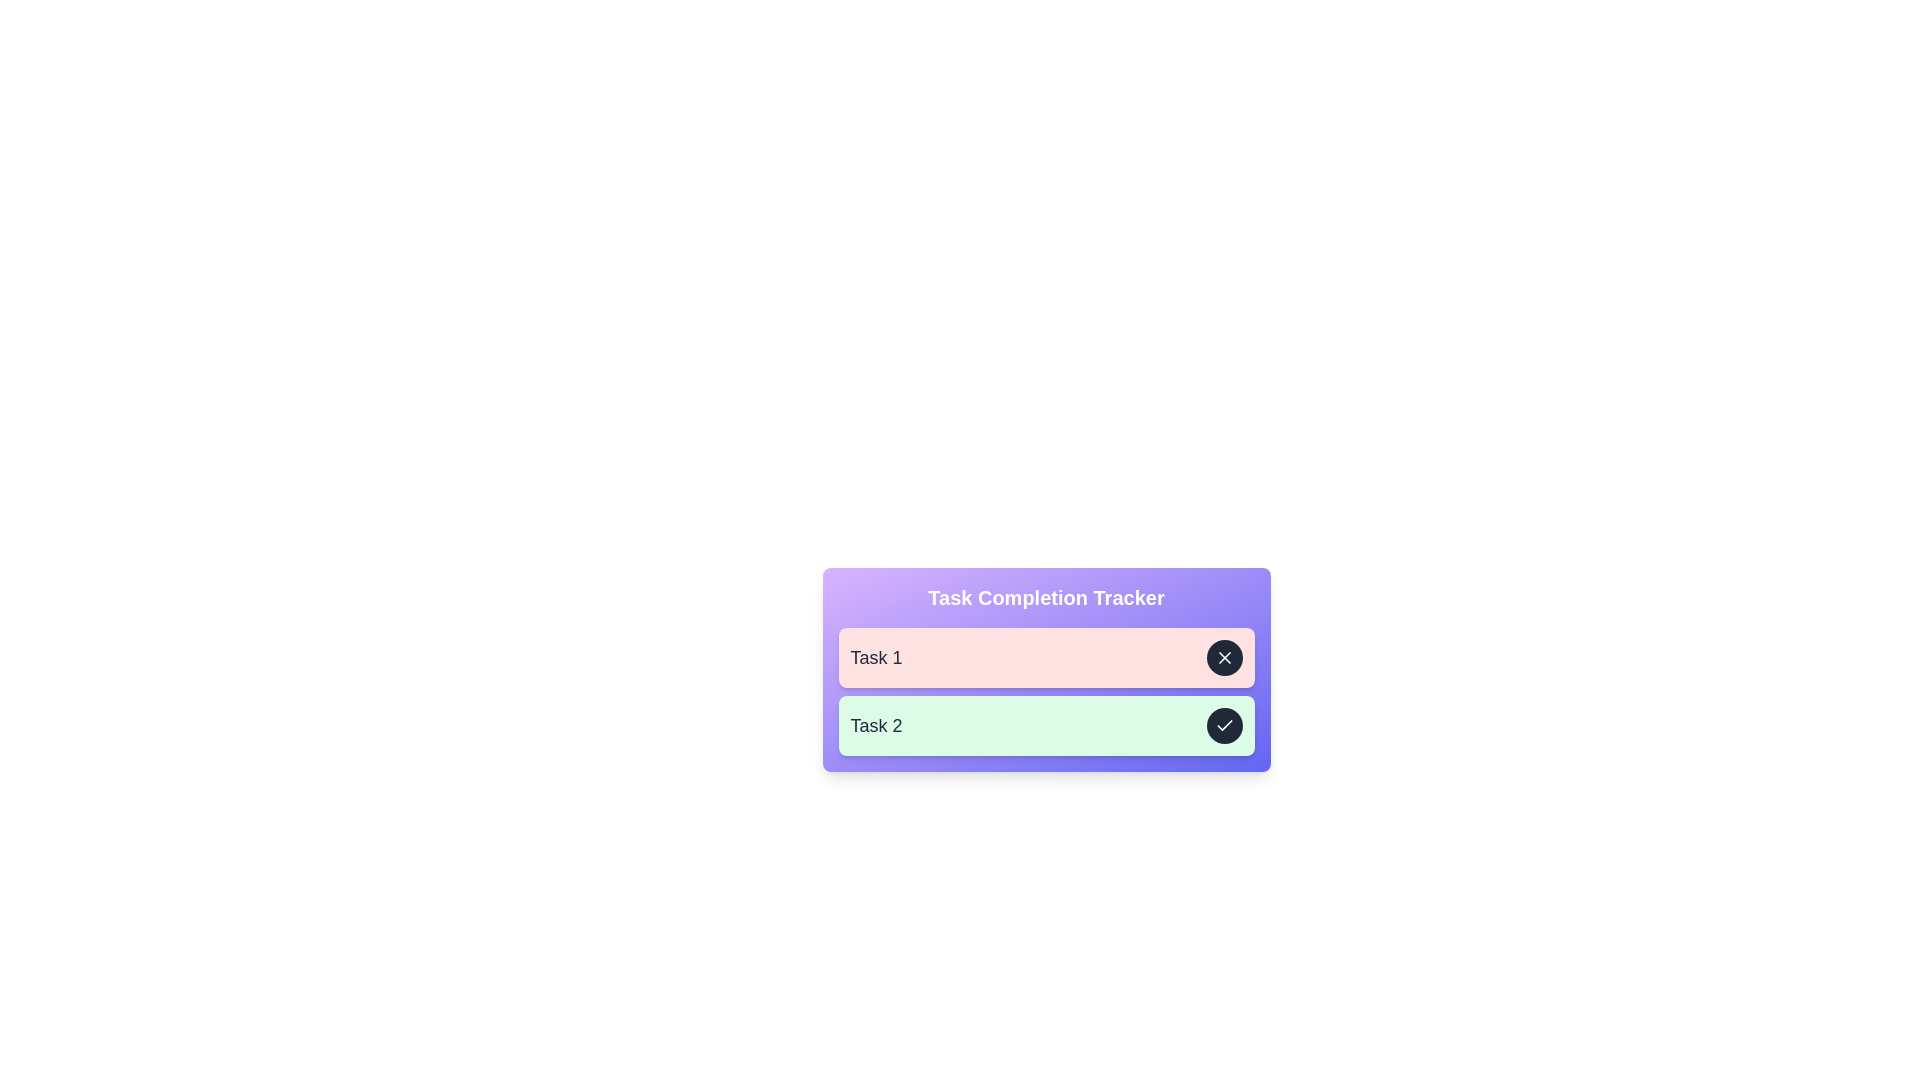 This screenshot has height=1080, width=1920. Describe the element at coordinates (1223, 658) in the screenshot. I see `the red 'X' icon button located on the right side of the 'Task 1' row in the task completion tracker` at that location.